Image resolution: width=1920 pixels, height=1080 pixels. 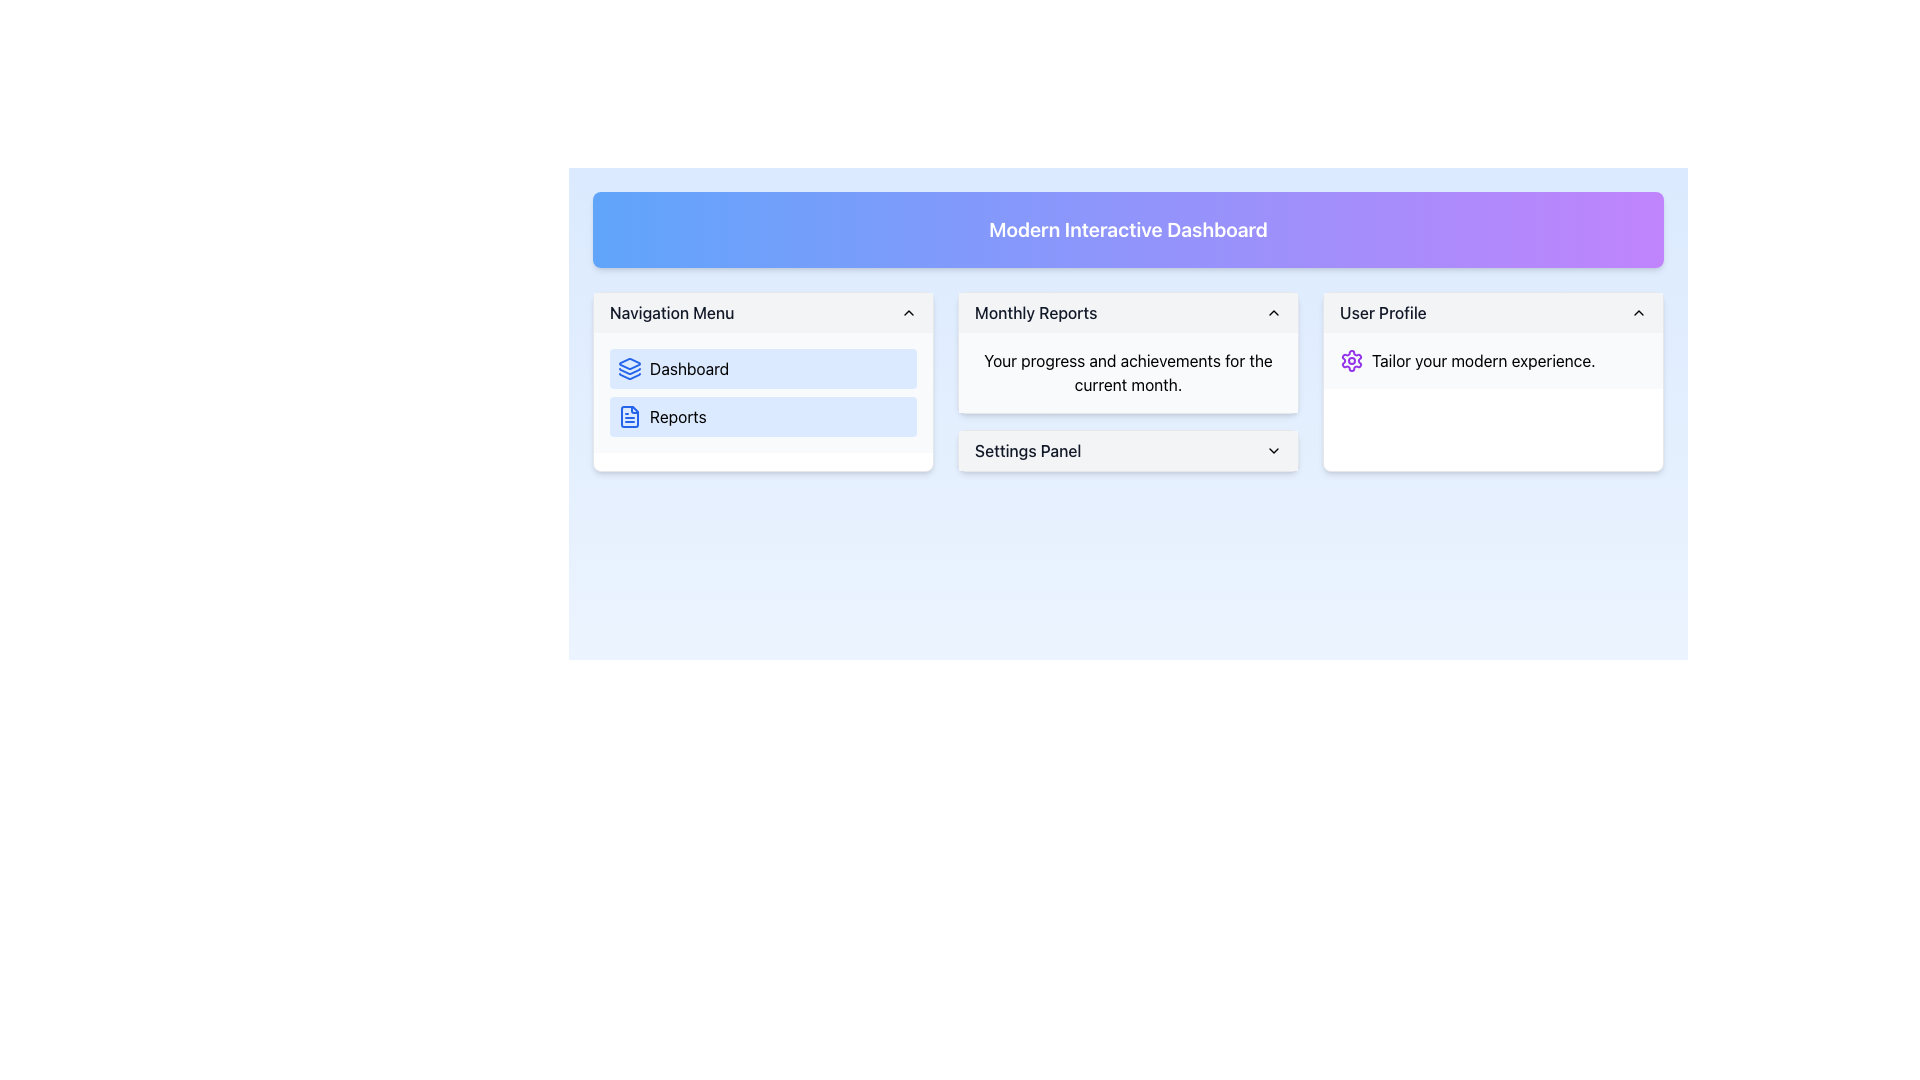 What do you see at coordinates (1493, 361) in the screenshot?
I see `the content area within the 'User Profile' card located in the top-right section of the interface, below the title 'User Profile'` at bounding box center [1493, 361].